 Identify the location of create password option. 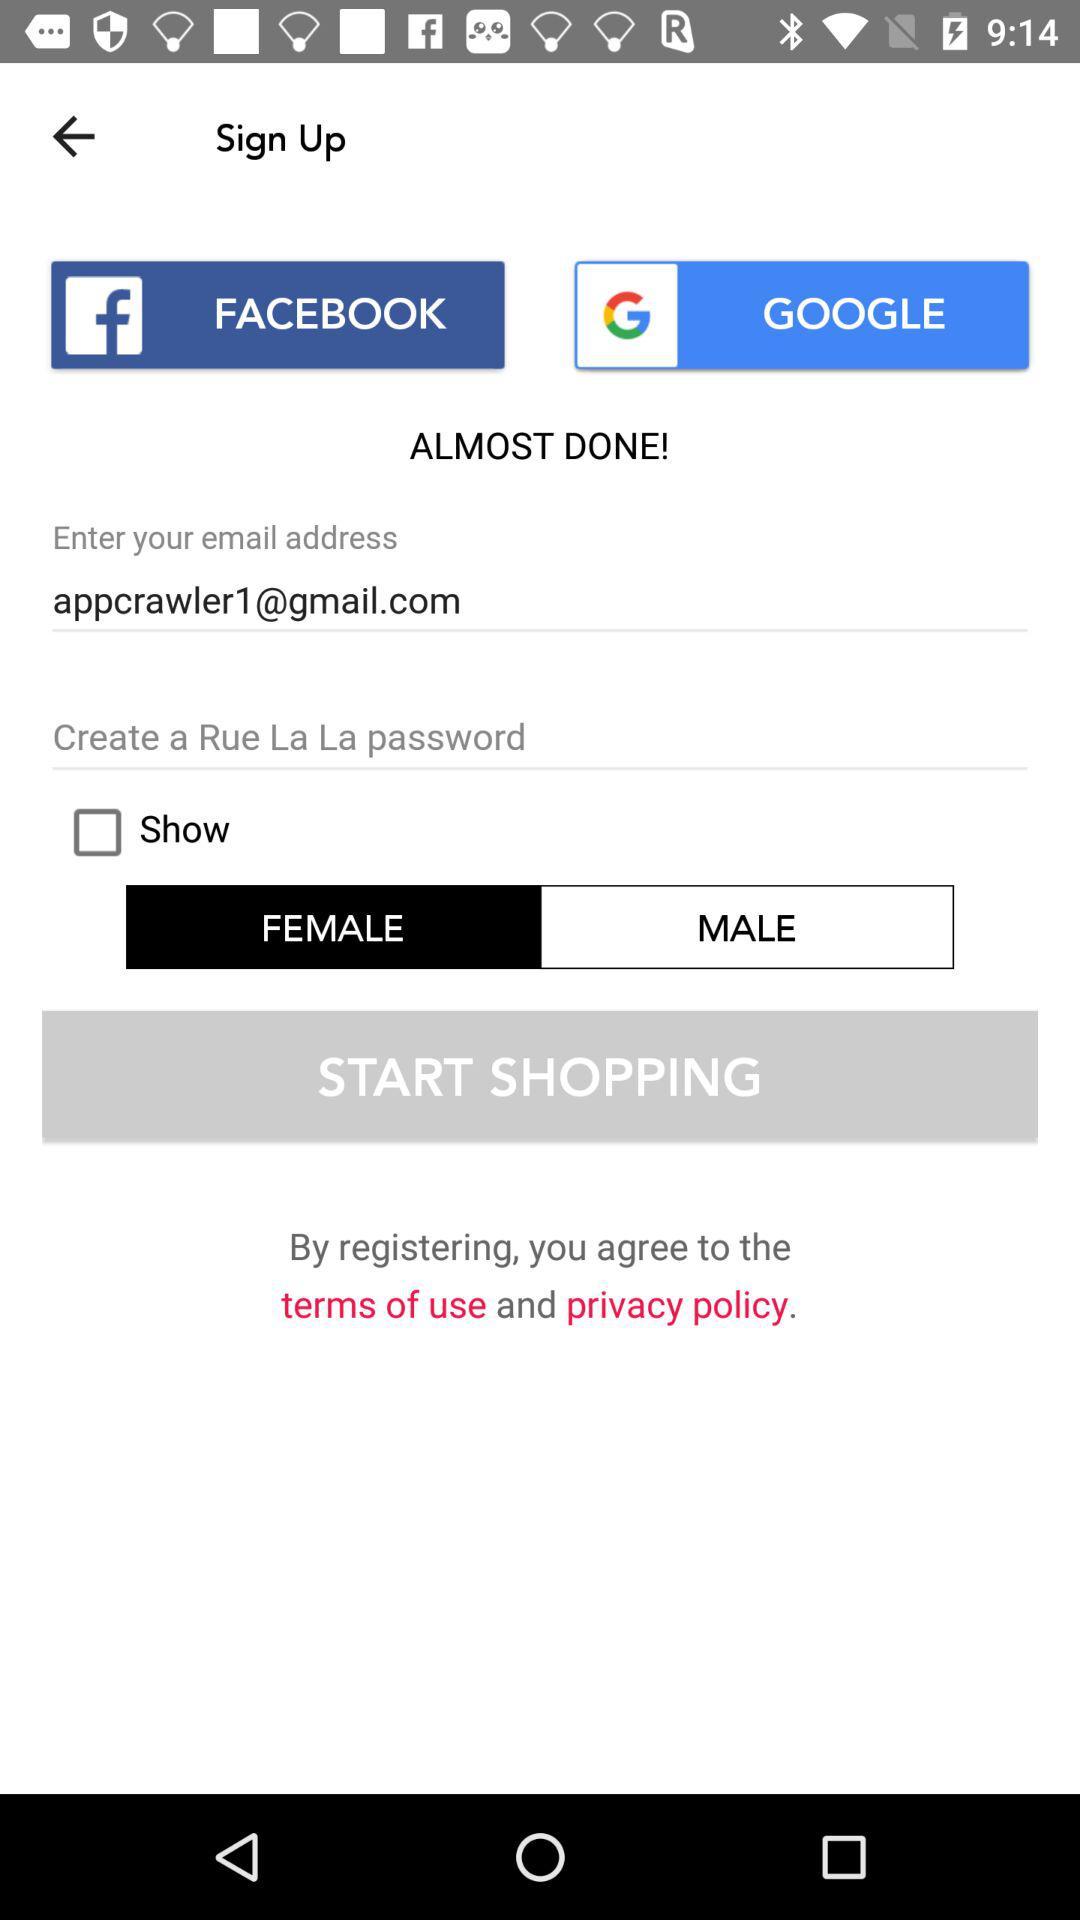
(540, 737).